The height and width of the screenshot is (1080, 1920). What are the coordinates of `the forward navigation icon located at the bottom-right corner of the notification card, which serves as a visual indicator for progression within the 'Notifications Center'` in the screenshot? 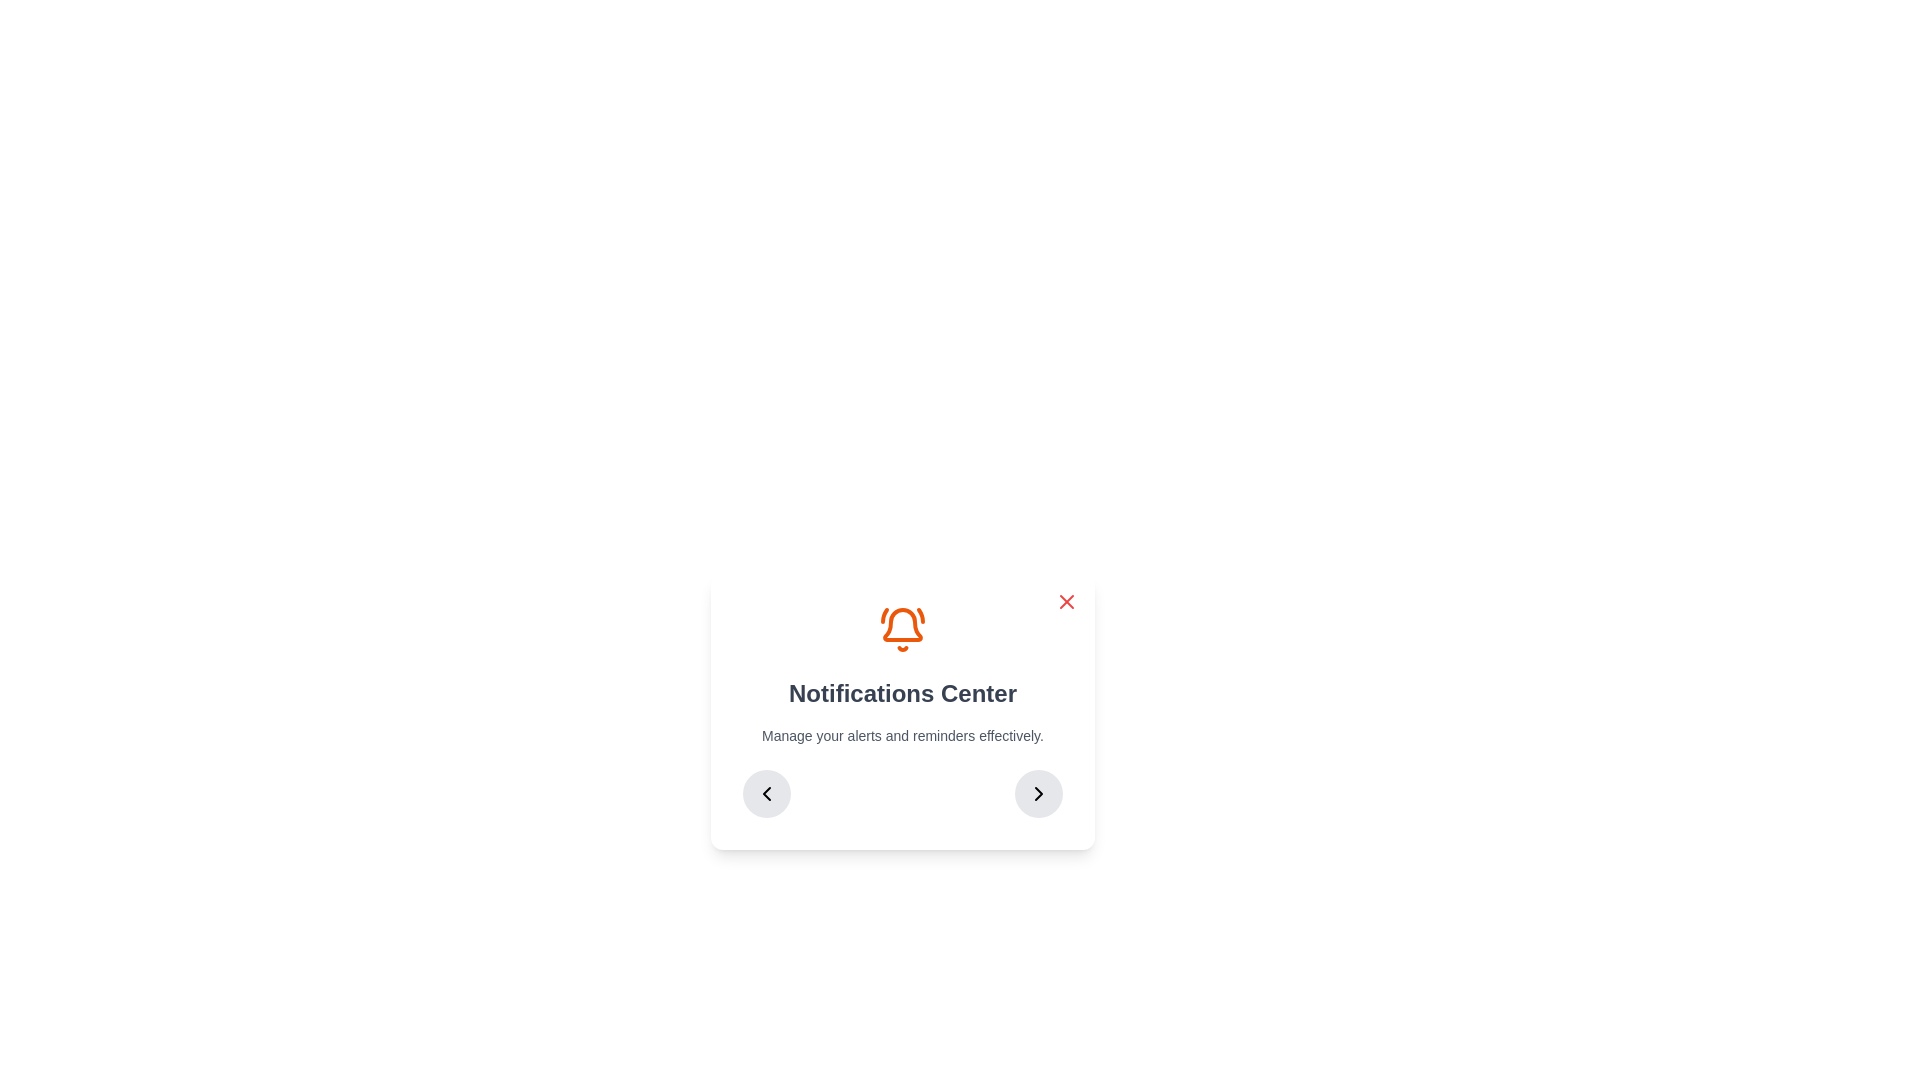 It's located at (1038, 793).